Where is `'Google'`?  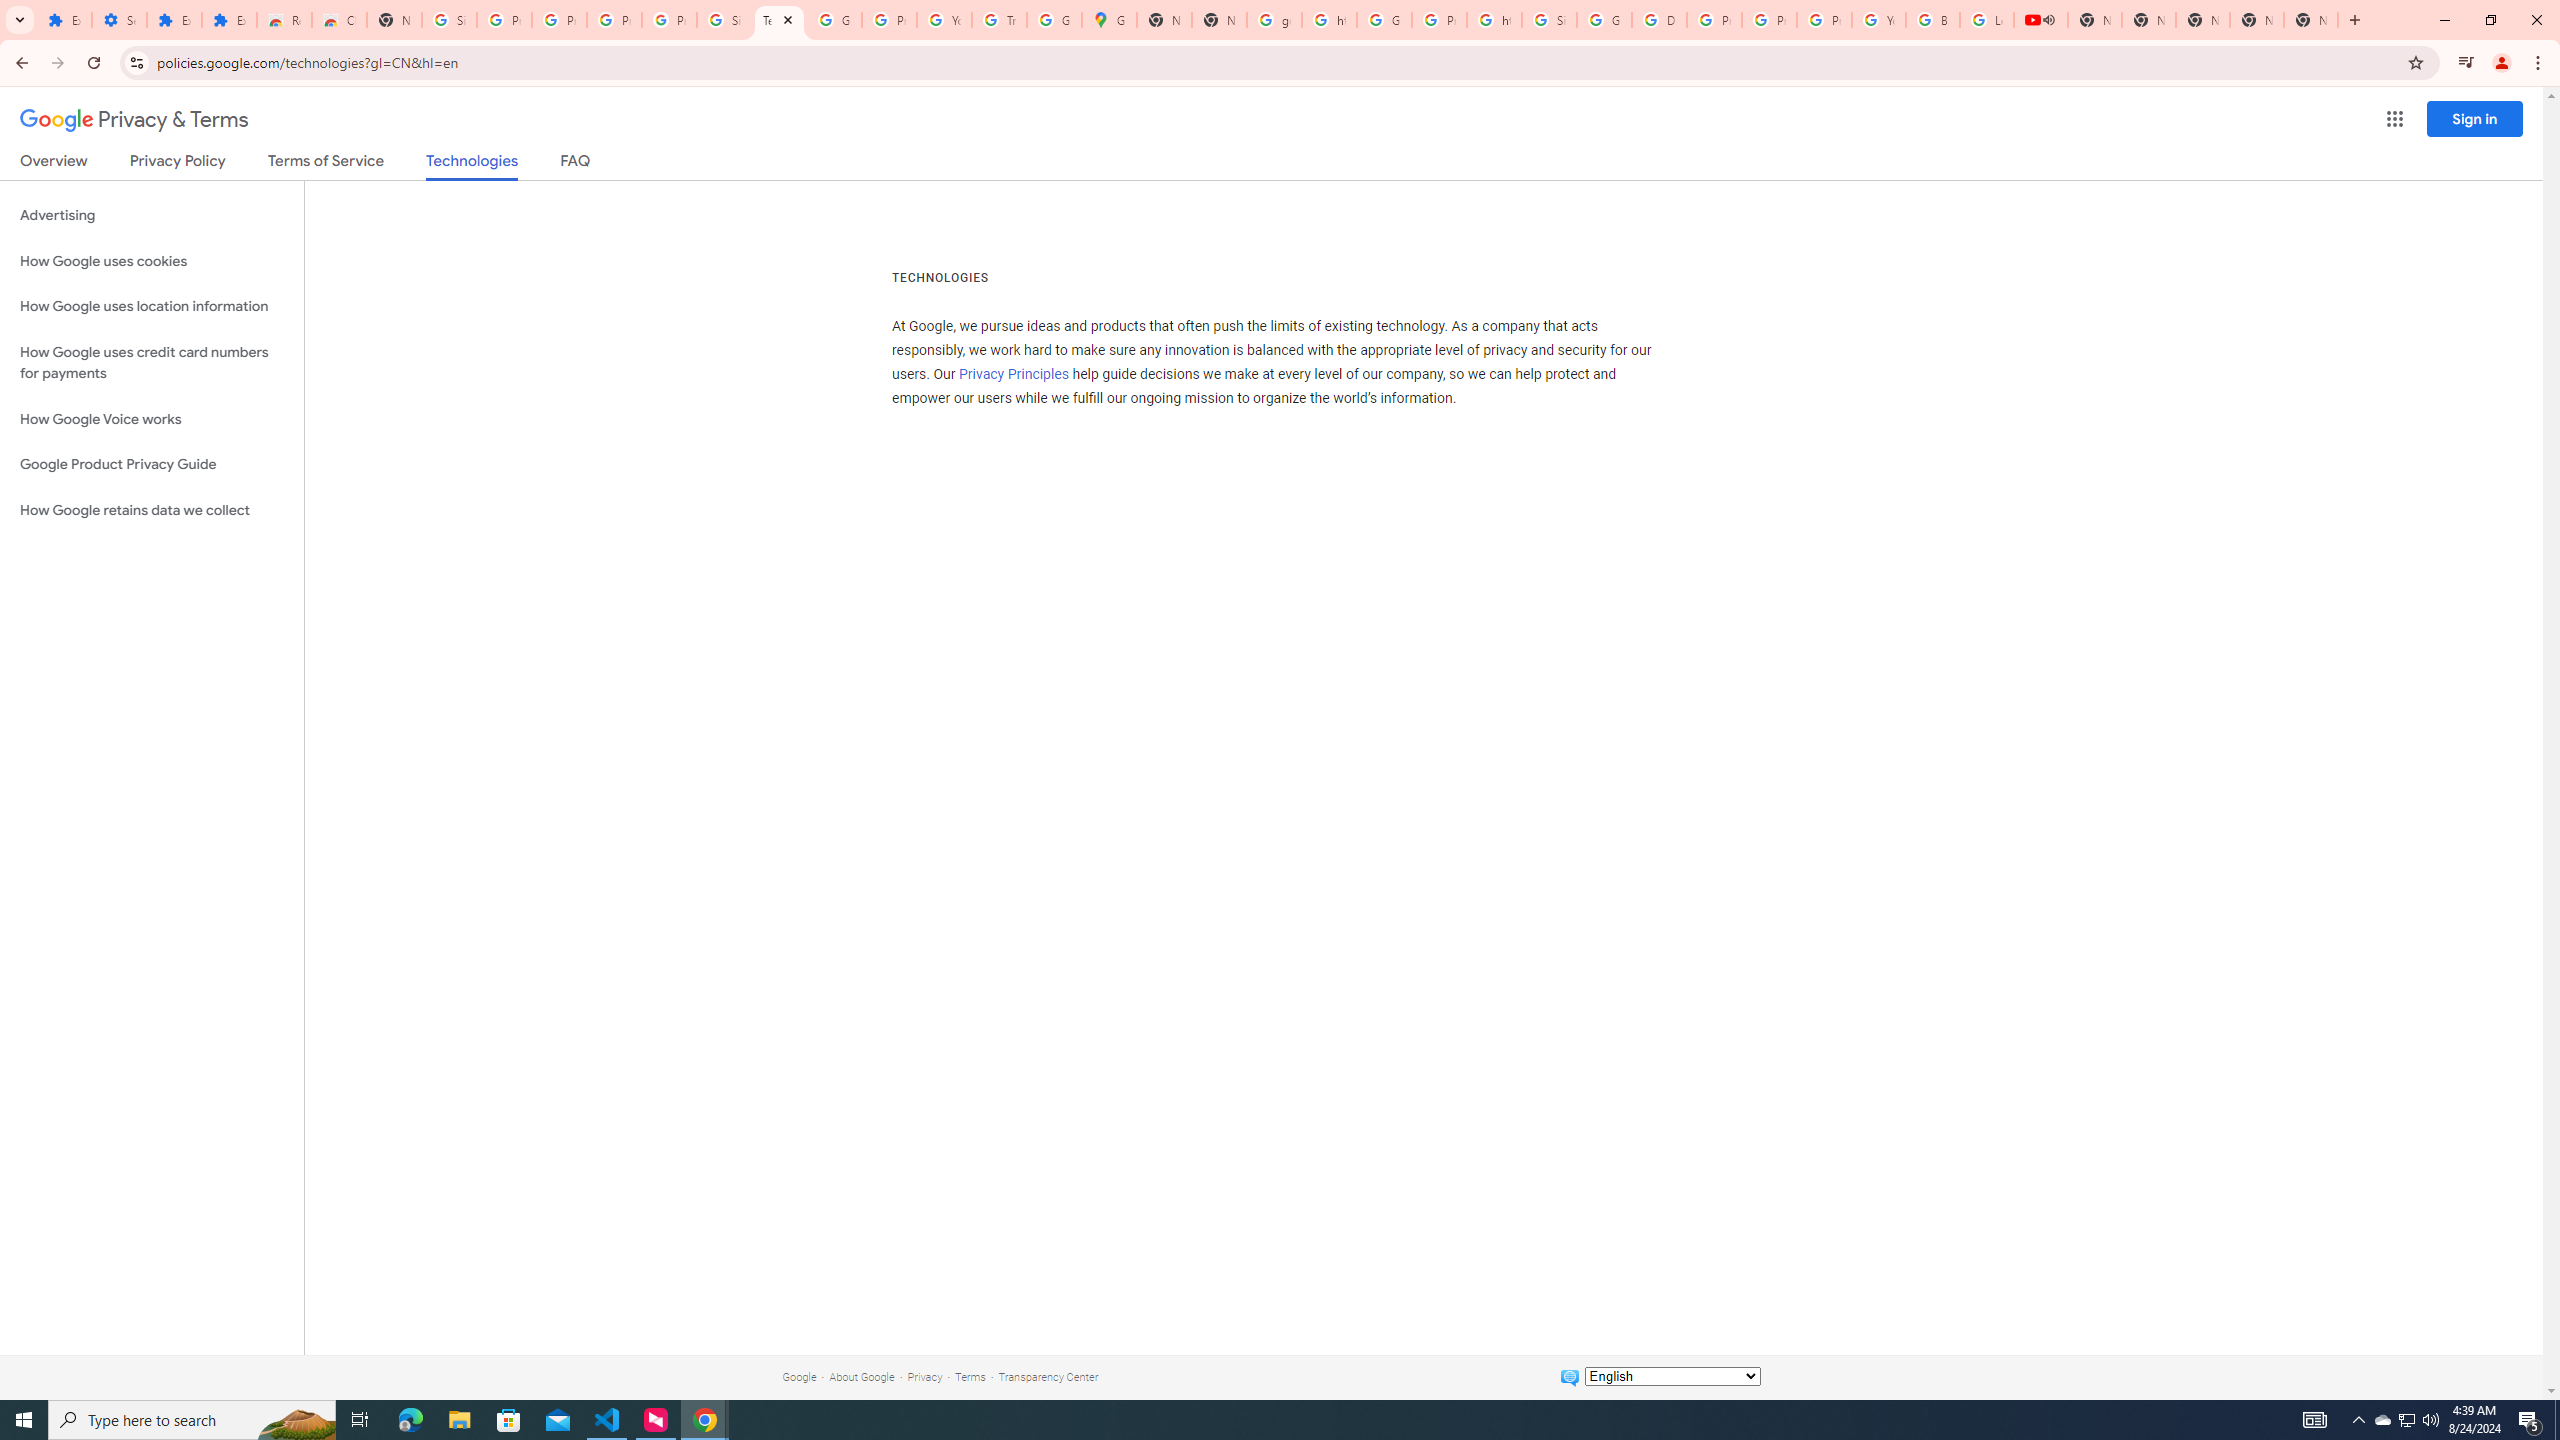 'Google' is located at coordinates (798, 1376).